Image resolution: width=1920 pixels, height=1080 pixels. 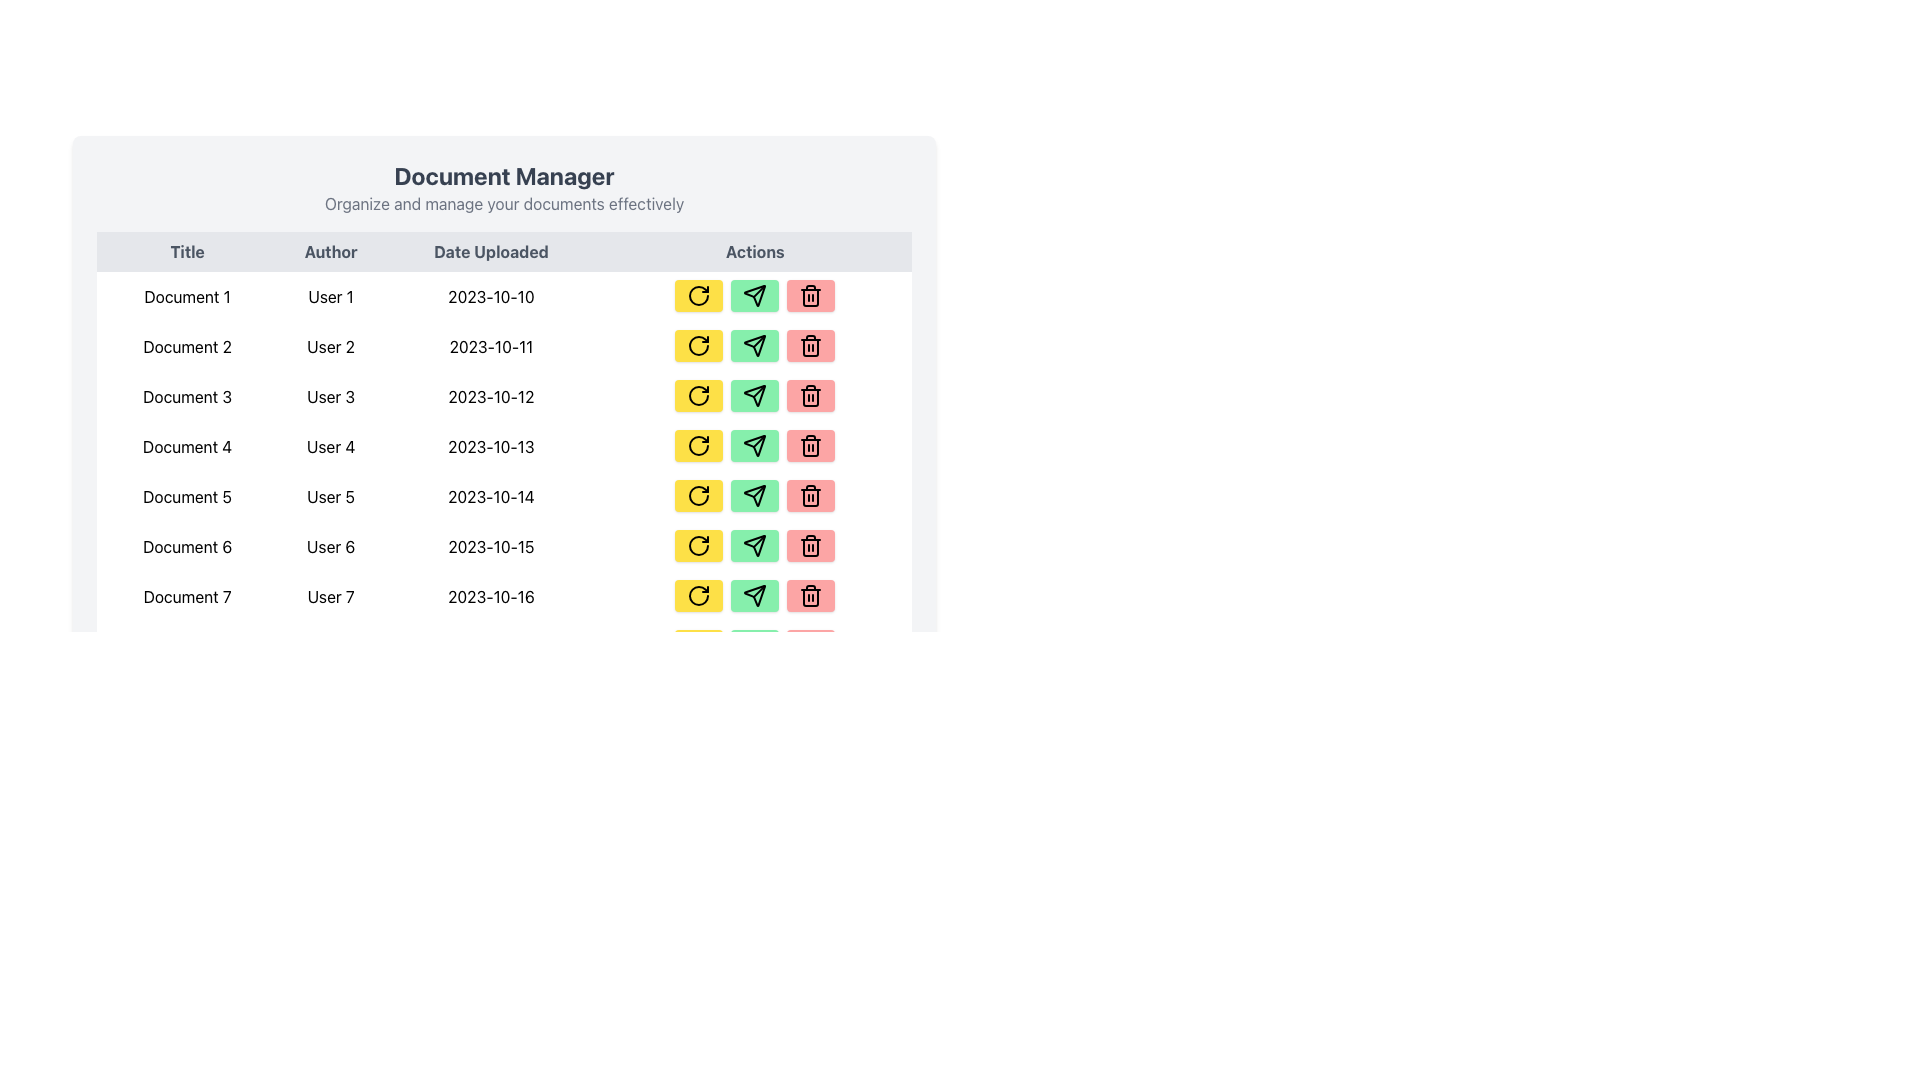 I want to click on the red rectangular button with a trash bin icon located in the 'Actions' column for 'Document 6', so click(x=811, y=546).